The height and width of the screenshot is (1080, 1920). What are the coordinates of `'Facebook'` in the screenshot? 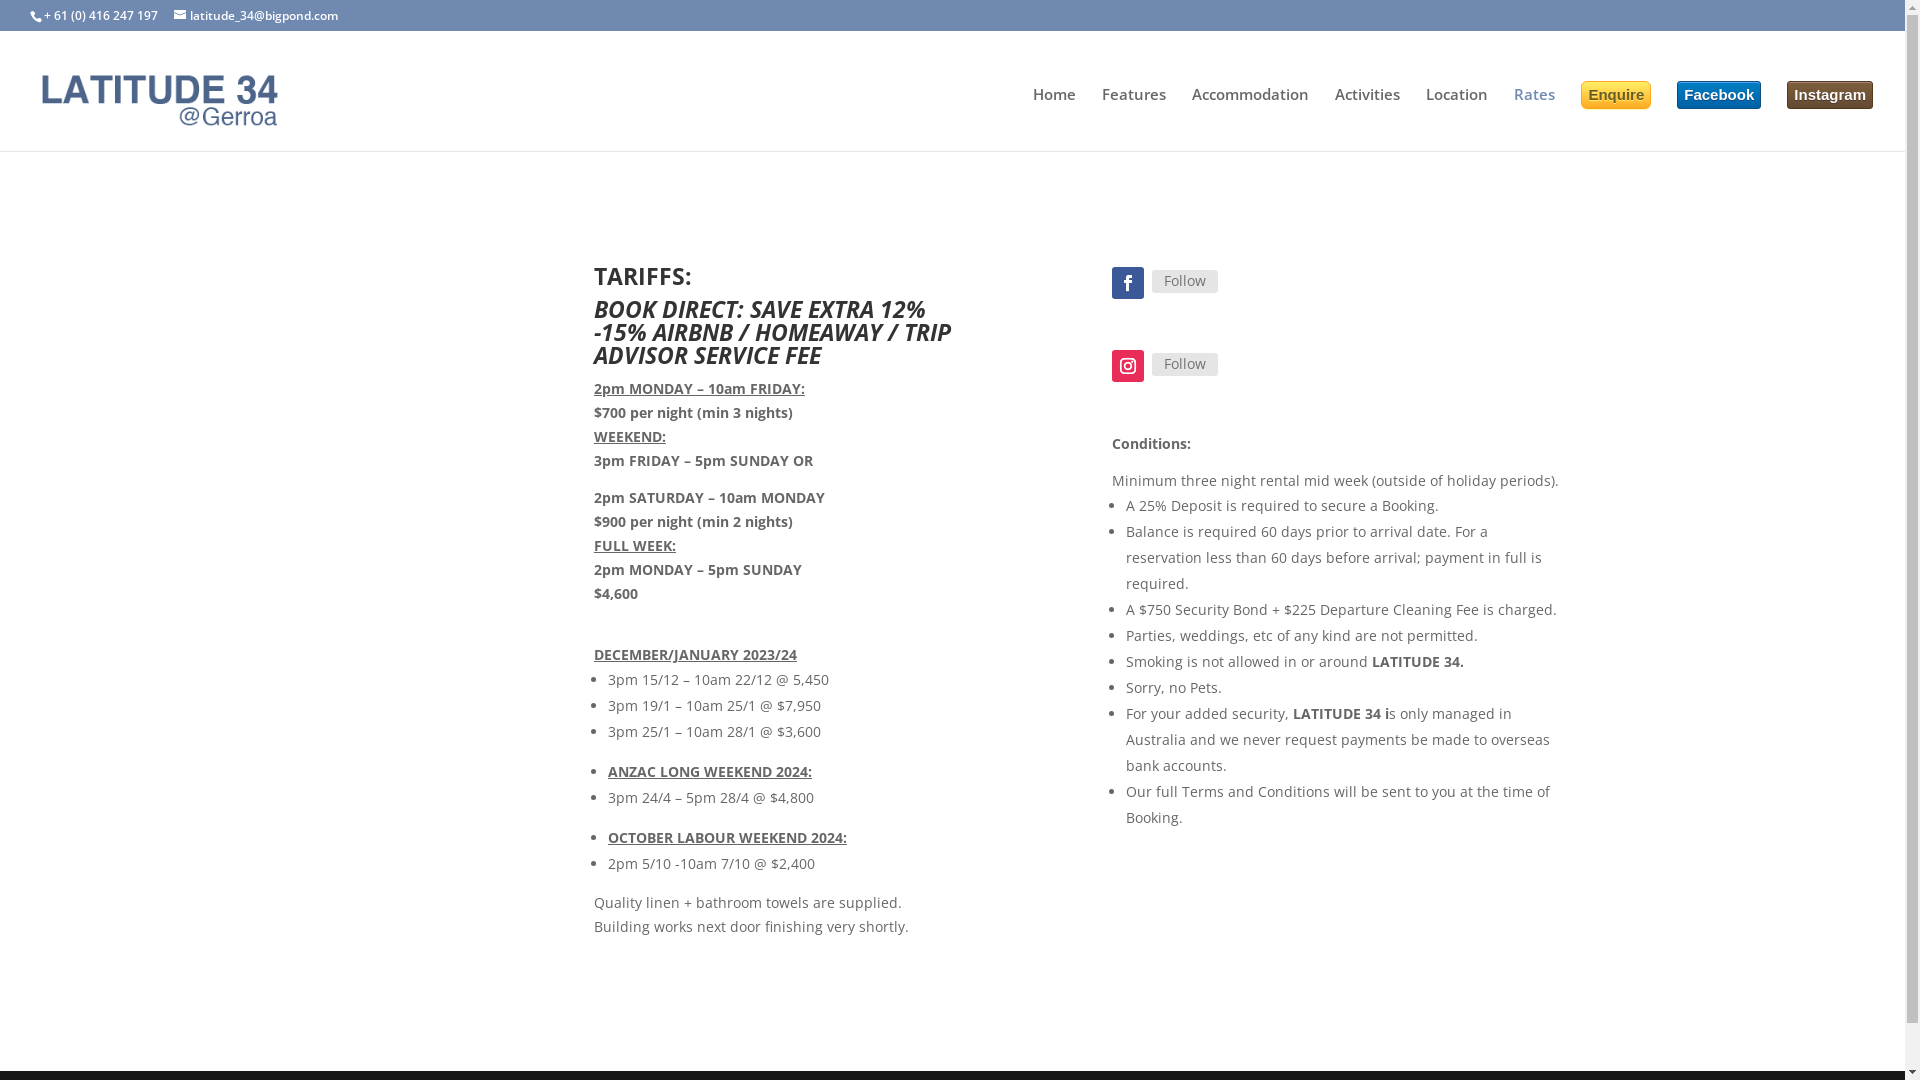 It's located at (1676, 95).